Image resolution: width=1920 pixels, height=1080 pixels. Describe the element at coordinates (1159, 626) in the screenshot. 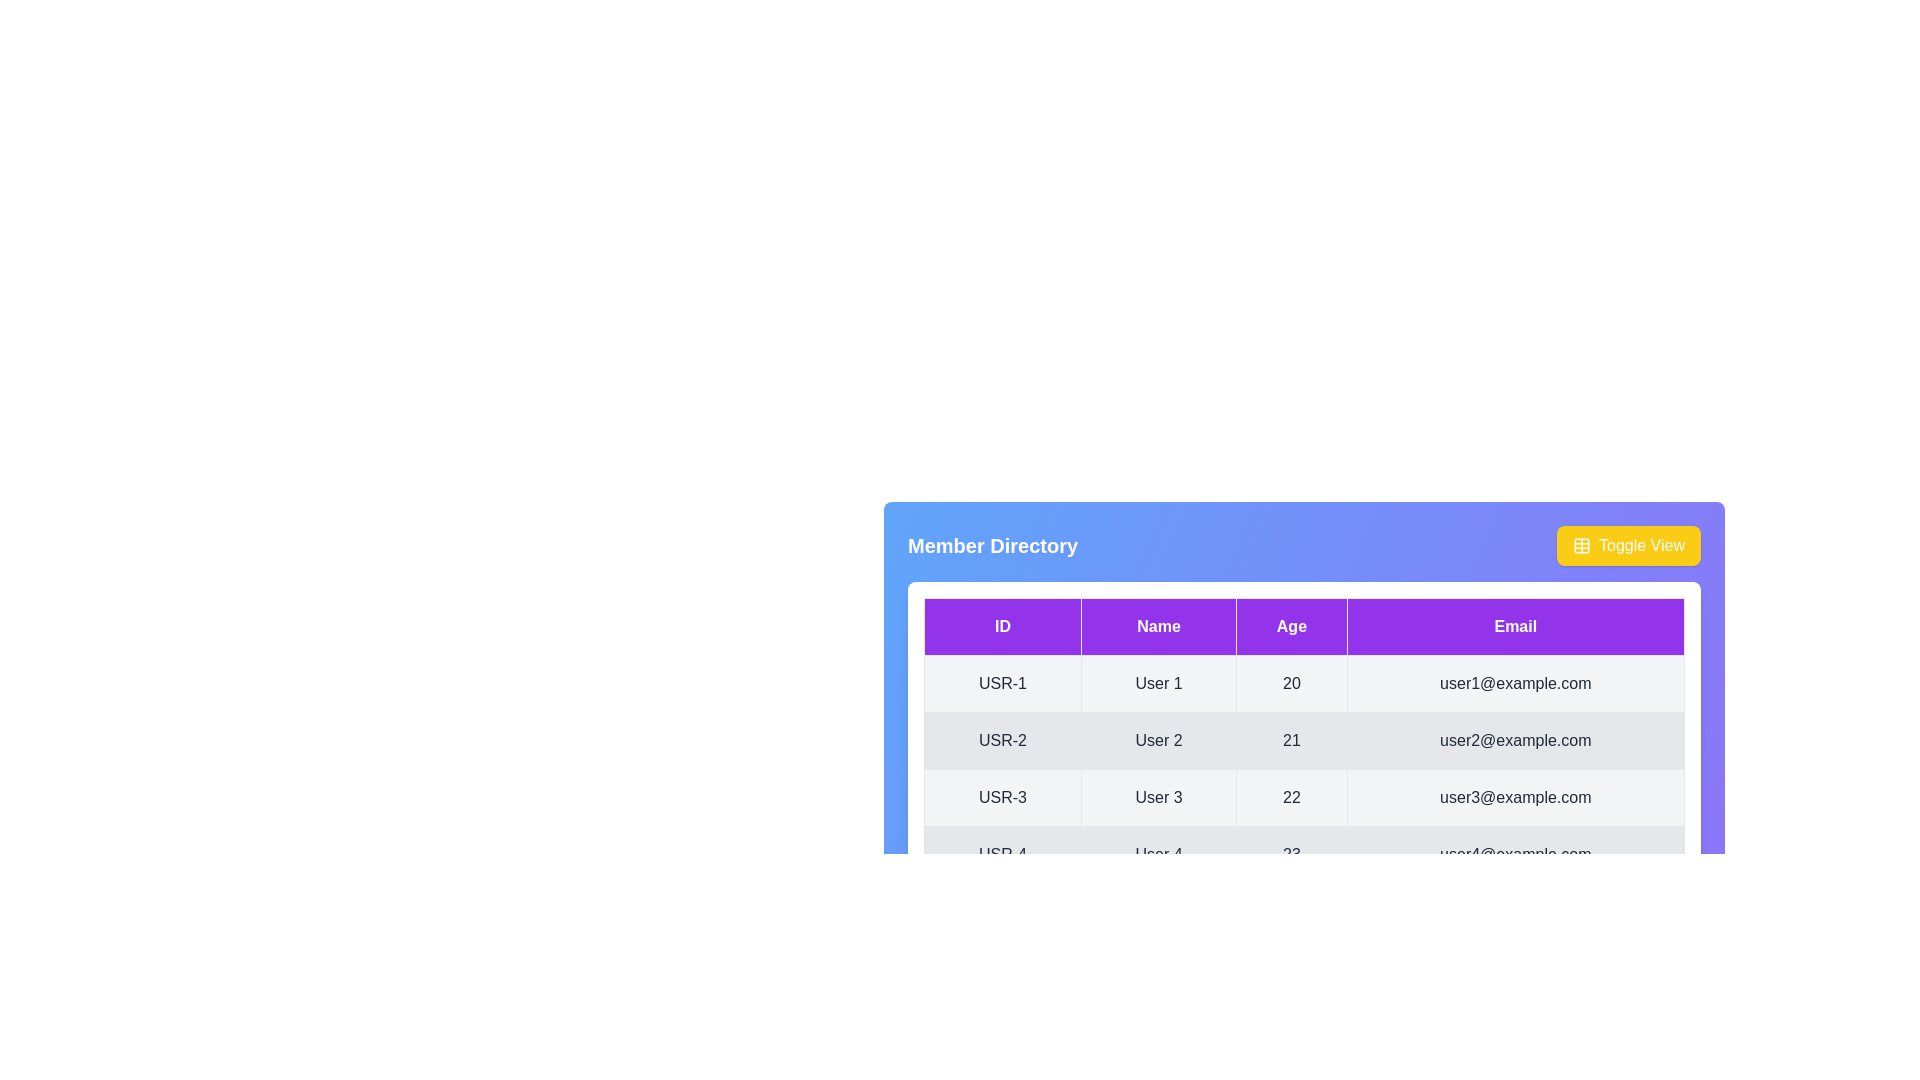

I see `the column header Name to sort the table by that column` at that location.